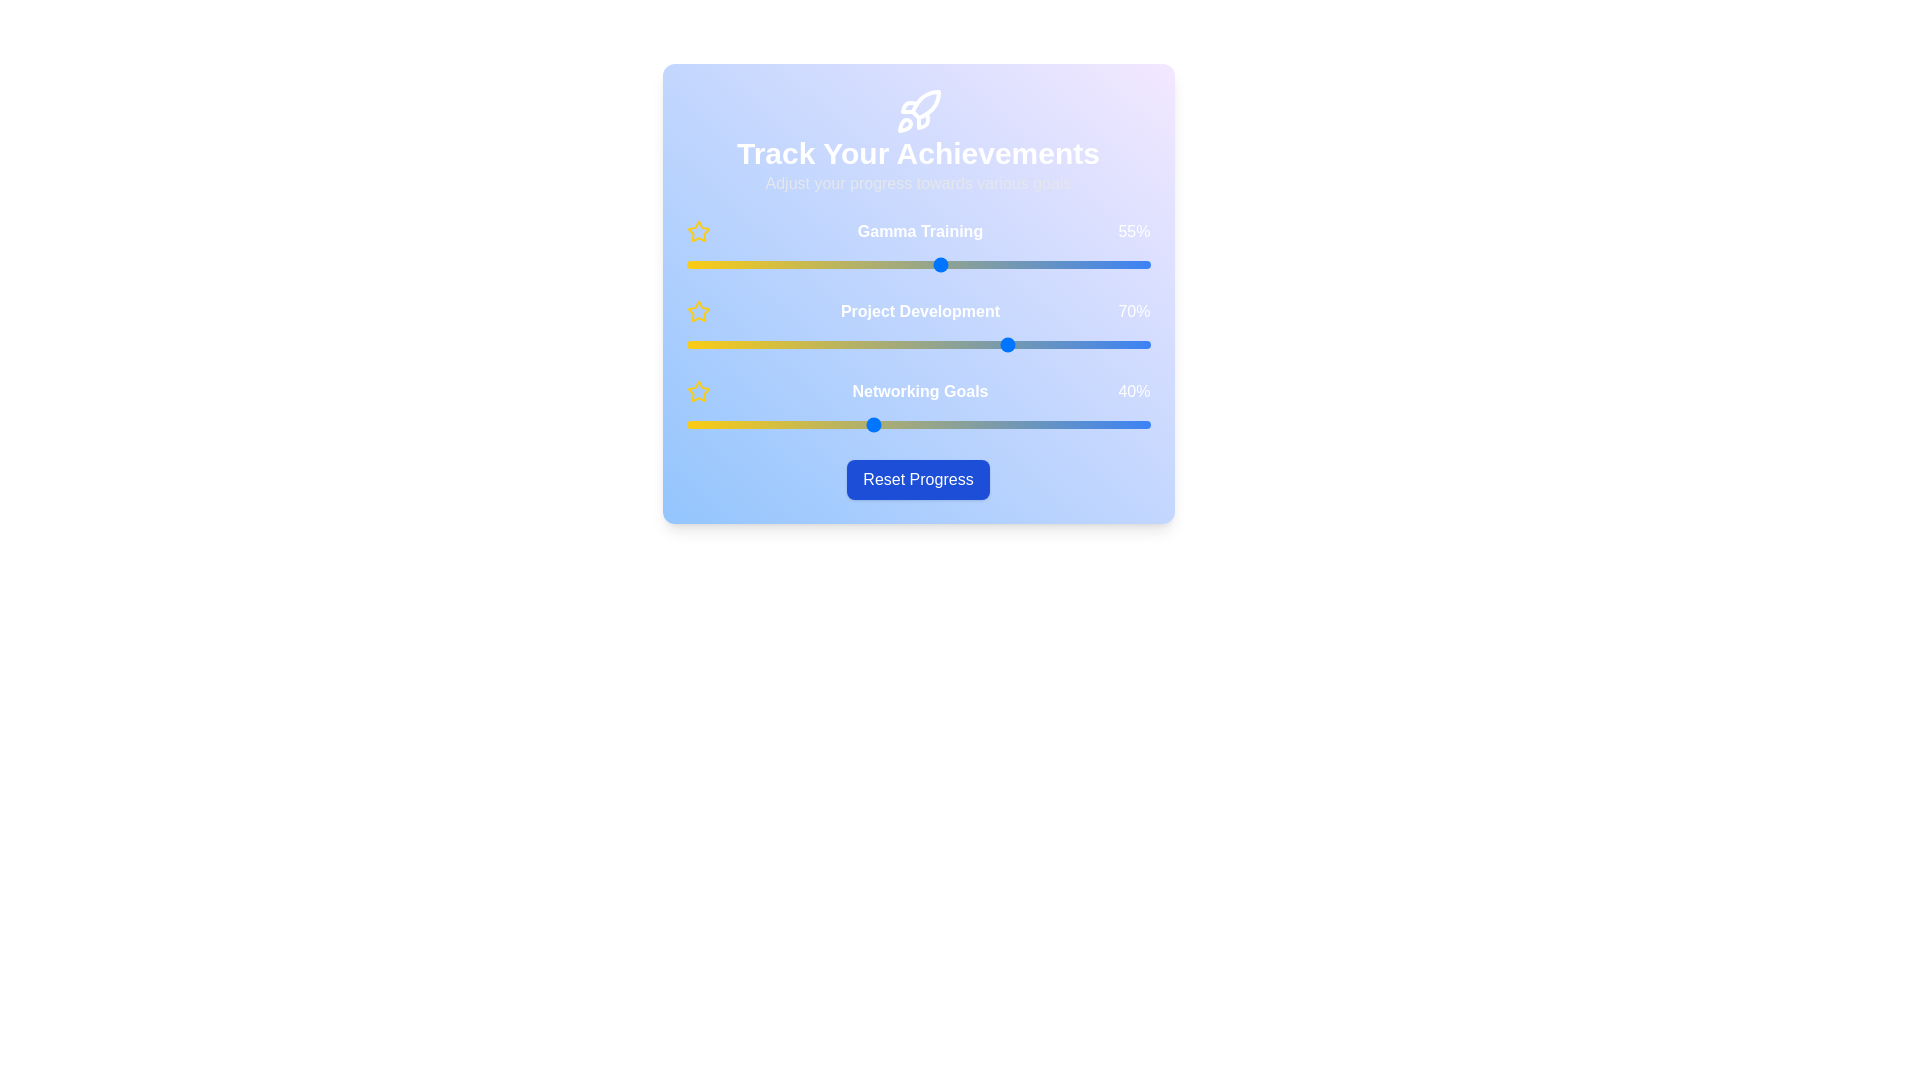 This screenshot has height=1080, width=1920. I want to click on the 'Project Development' slider to 52%, so click(926, 343).